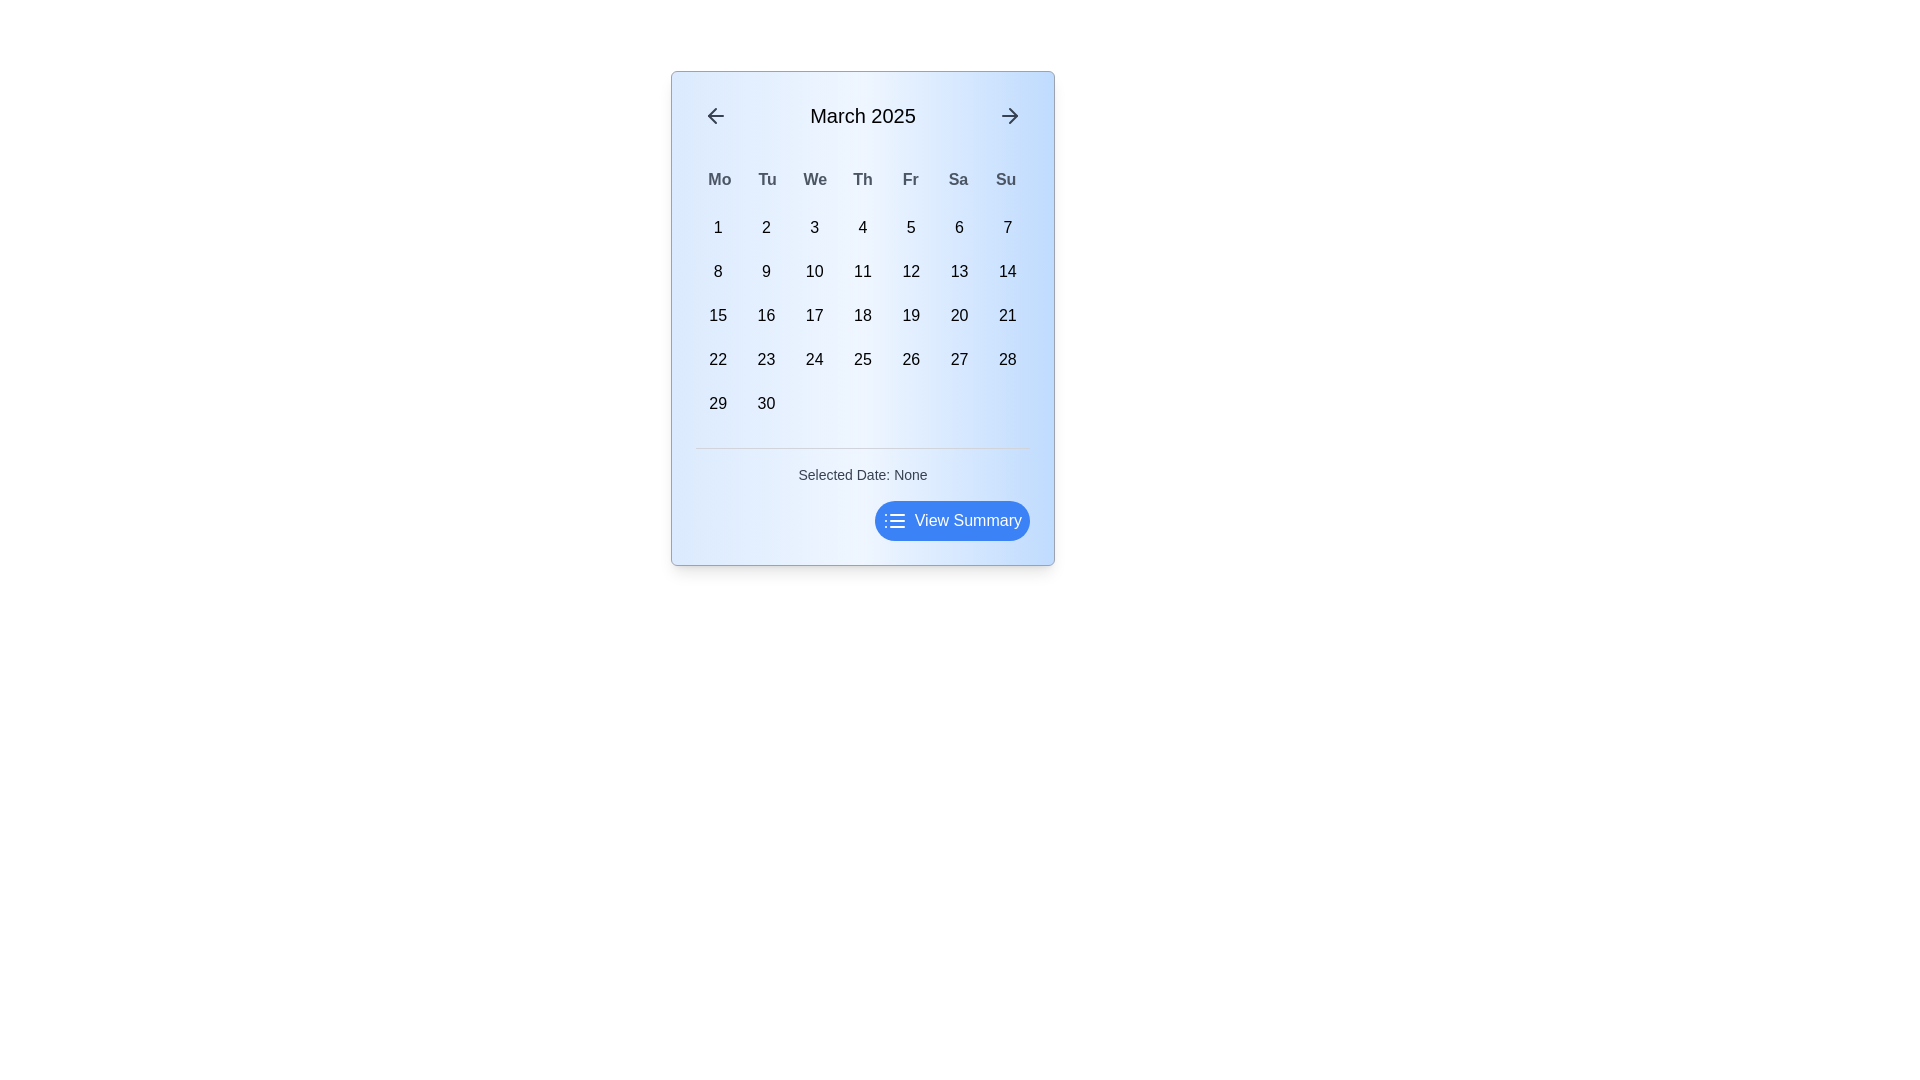 This screenshot has height=1080, width=1920. I want to click on the selectable date button for March 9, 2025, in the calendar interface, so click(765, 272).